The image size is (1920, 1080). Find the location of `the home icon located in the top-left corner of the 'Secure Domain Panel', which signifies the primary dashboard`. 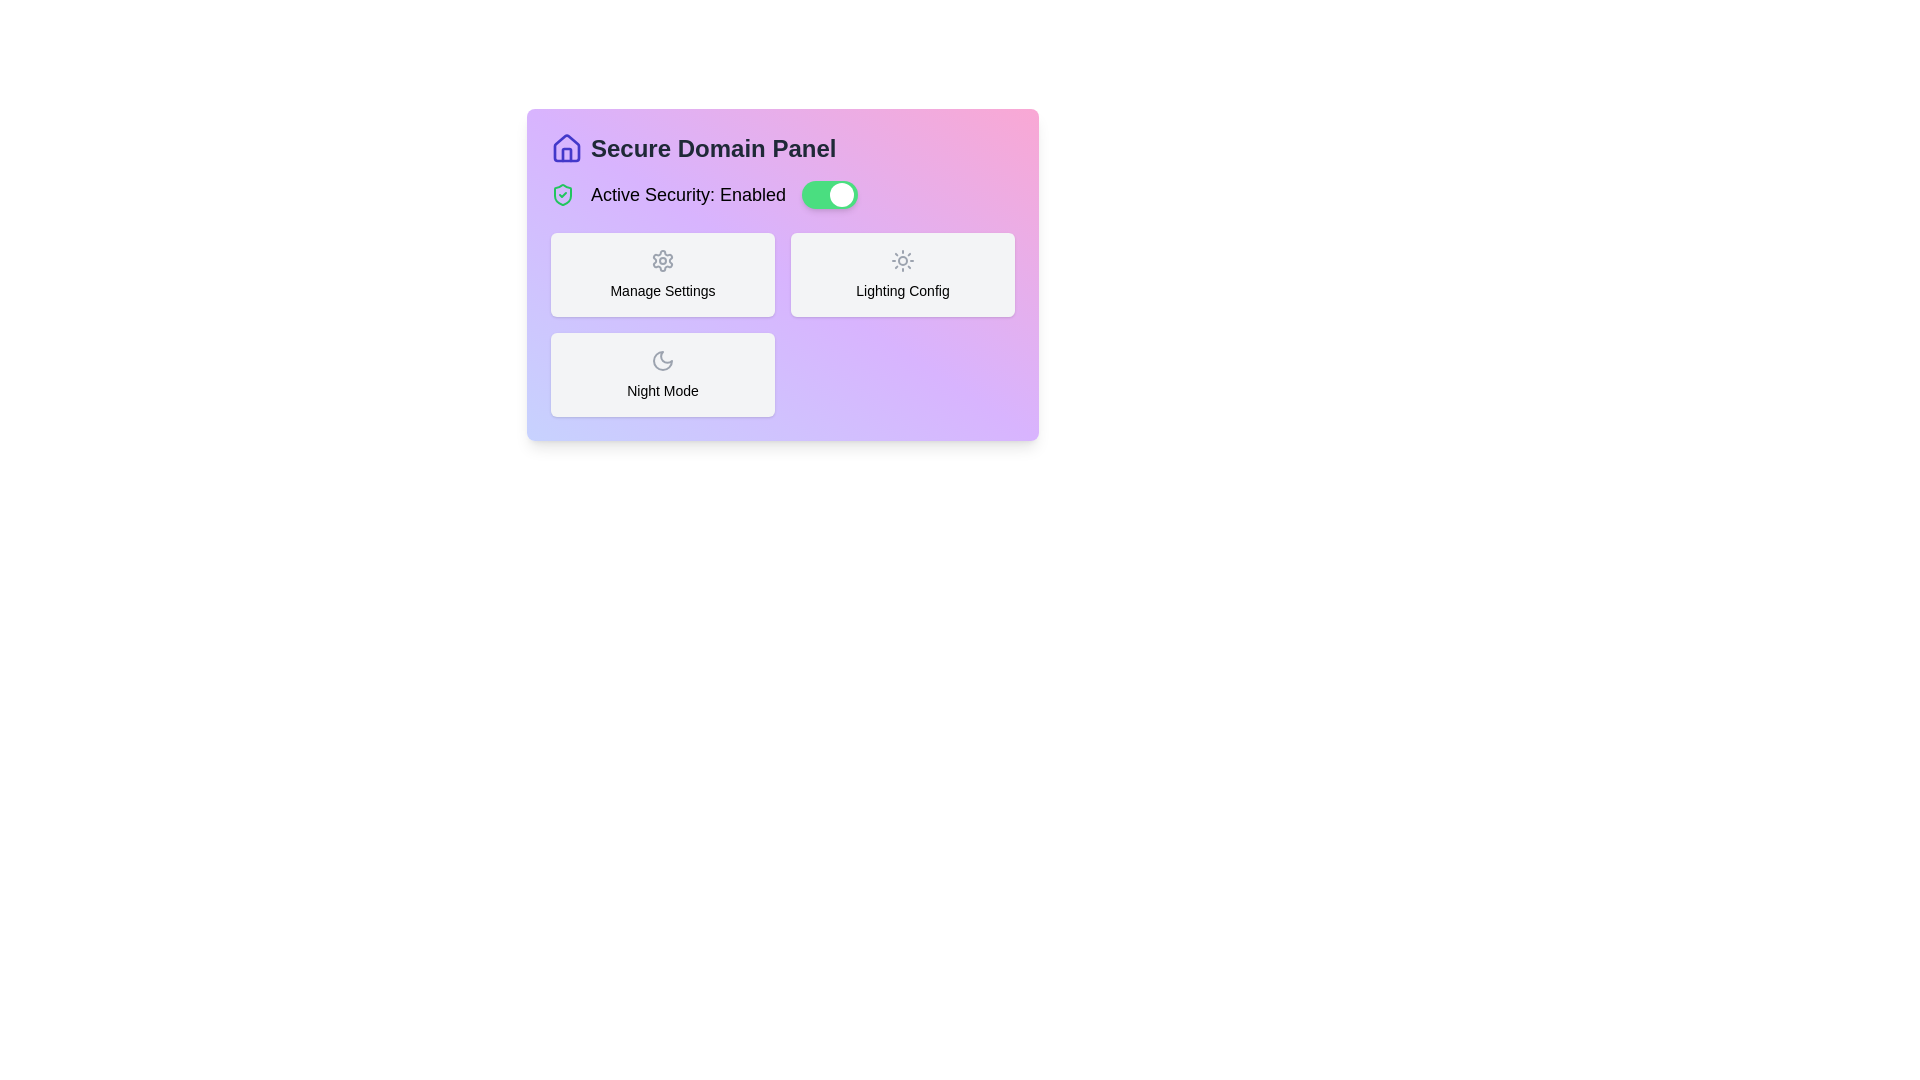

the home icon located in the top-left corner of the 'Secure Domain Panel', which signifies the primary dashboard is located at coordinates (565, 146).